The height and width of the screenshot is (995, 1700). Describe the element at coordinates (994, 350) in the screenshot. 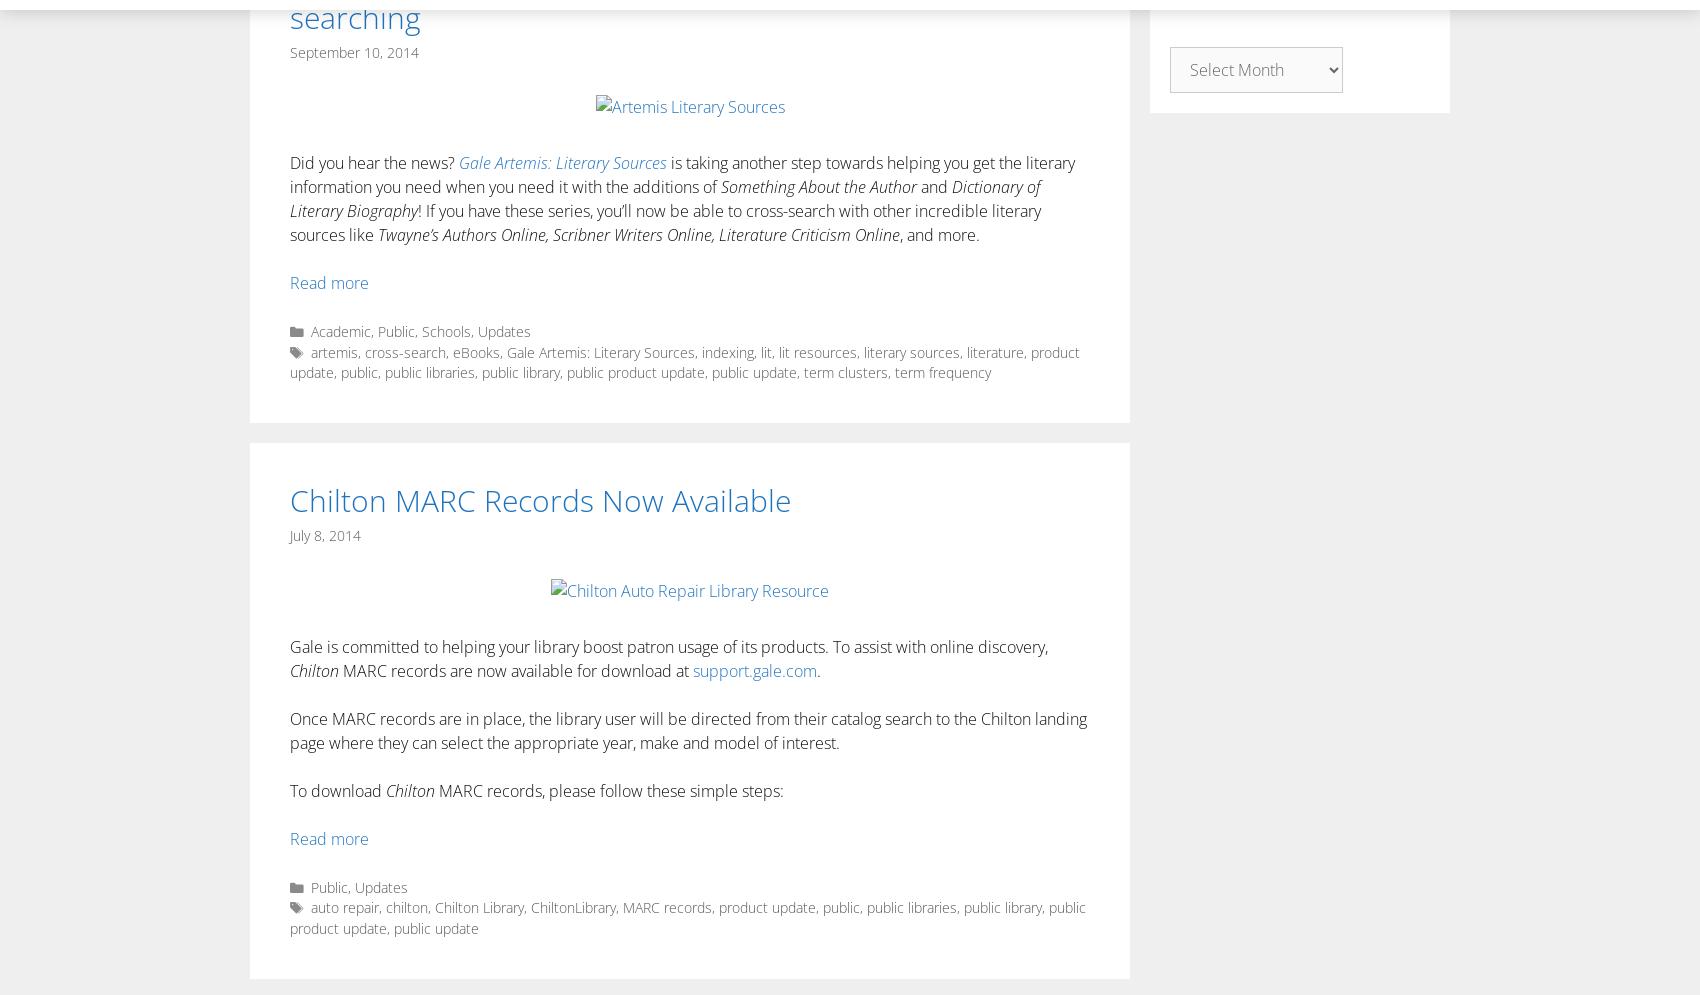

I see `'literature'` at that location.